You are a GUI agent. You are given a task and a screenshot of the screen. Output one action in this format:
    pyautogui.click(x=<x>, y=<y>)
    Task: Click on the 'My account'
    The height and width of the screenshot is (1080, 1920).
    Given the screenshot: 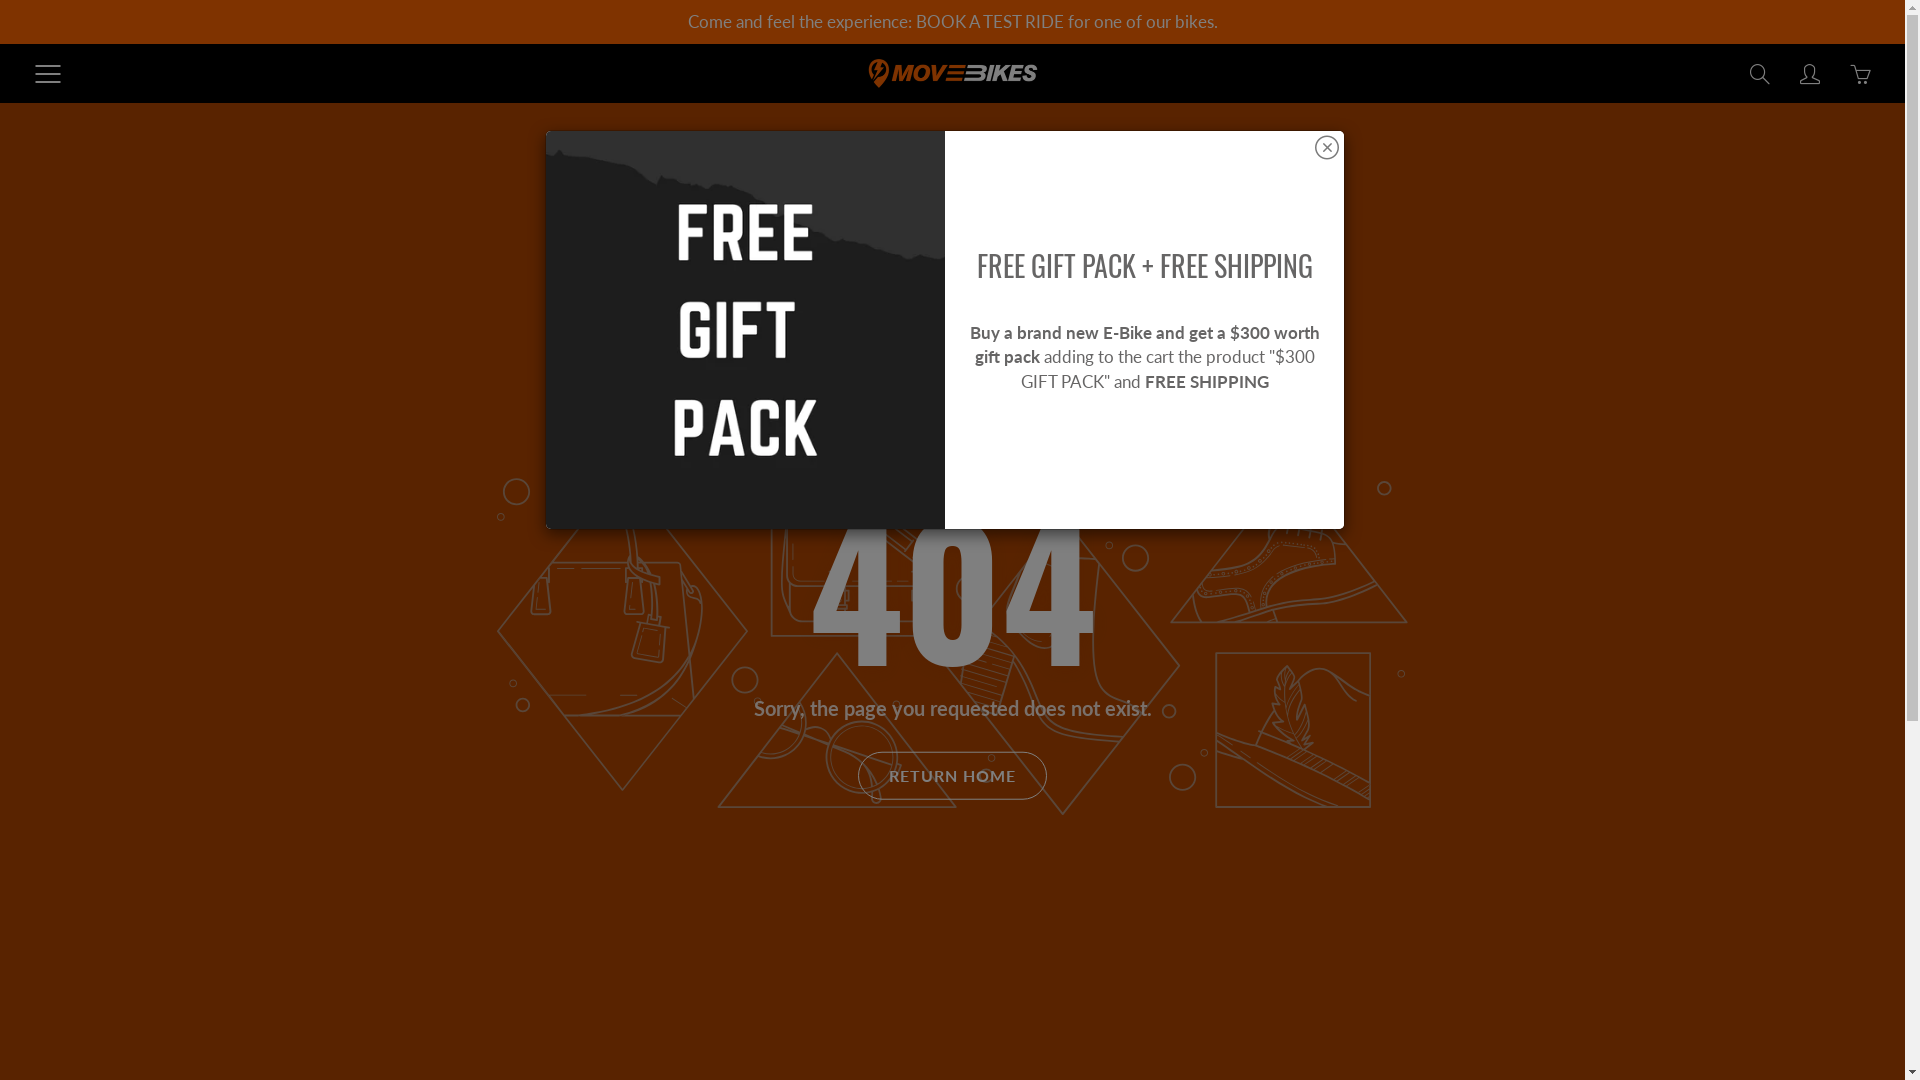 What is the action you would take?
    pyautogui.click(x=1809, y=72)
    